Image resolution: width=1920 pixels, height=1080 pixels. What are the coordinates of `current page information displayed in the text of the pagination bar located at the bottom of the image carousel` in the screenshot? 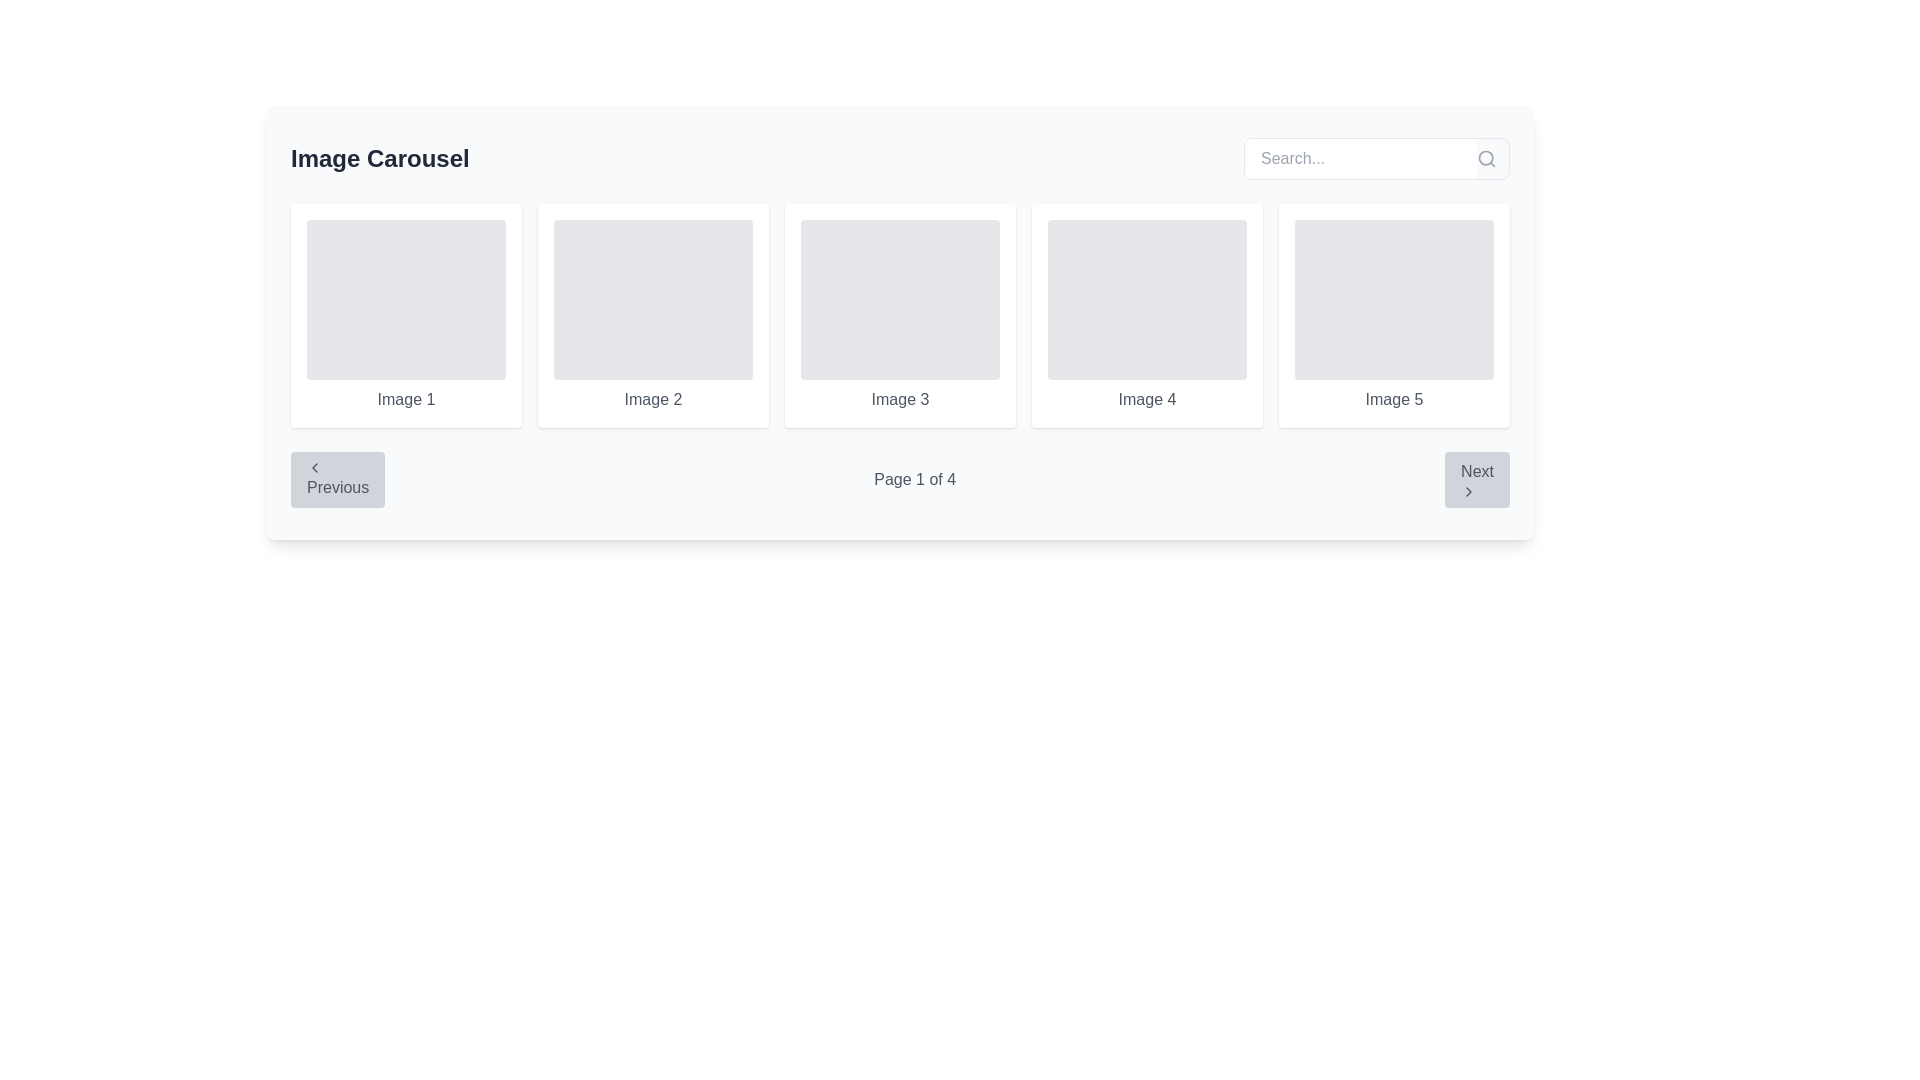 It's located at (899, 479).